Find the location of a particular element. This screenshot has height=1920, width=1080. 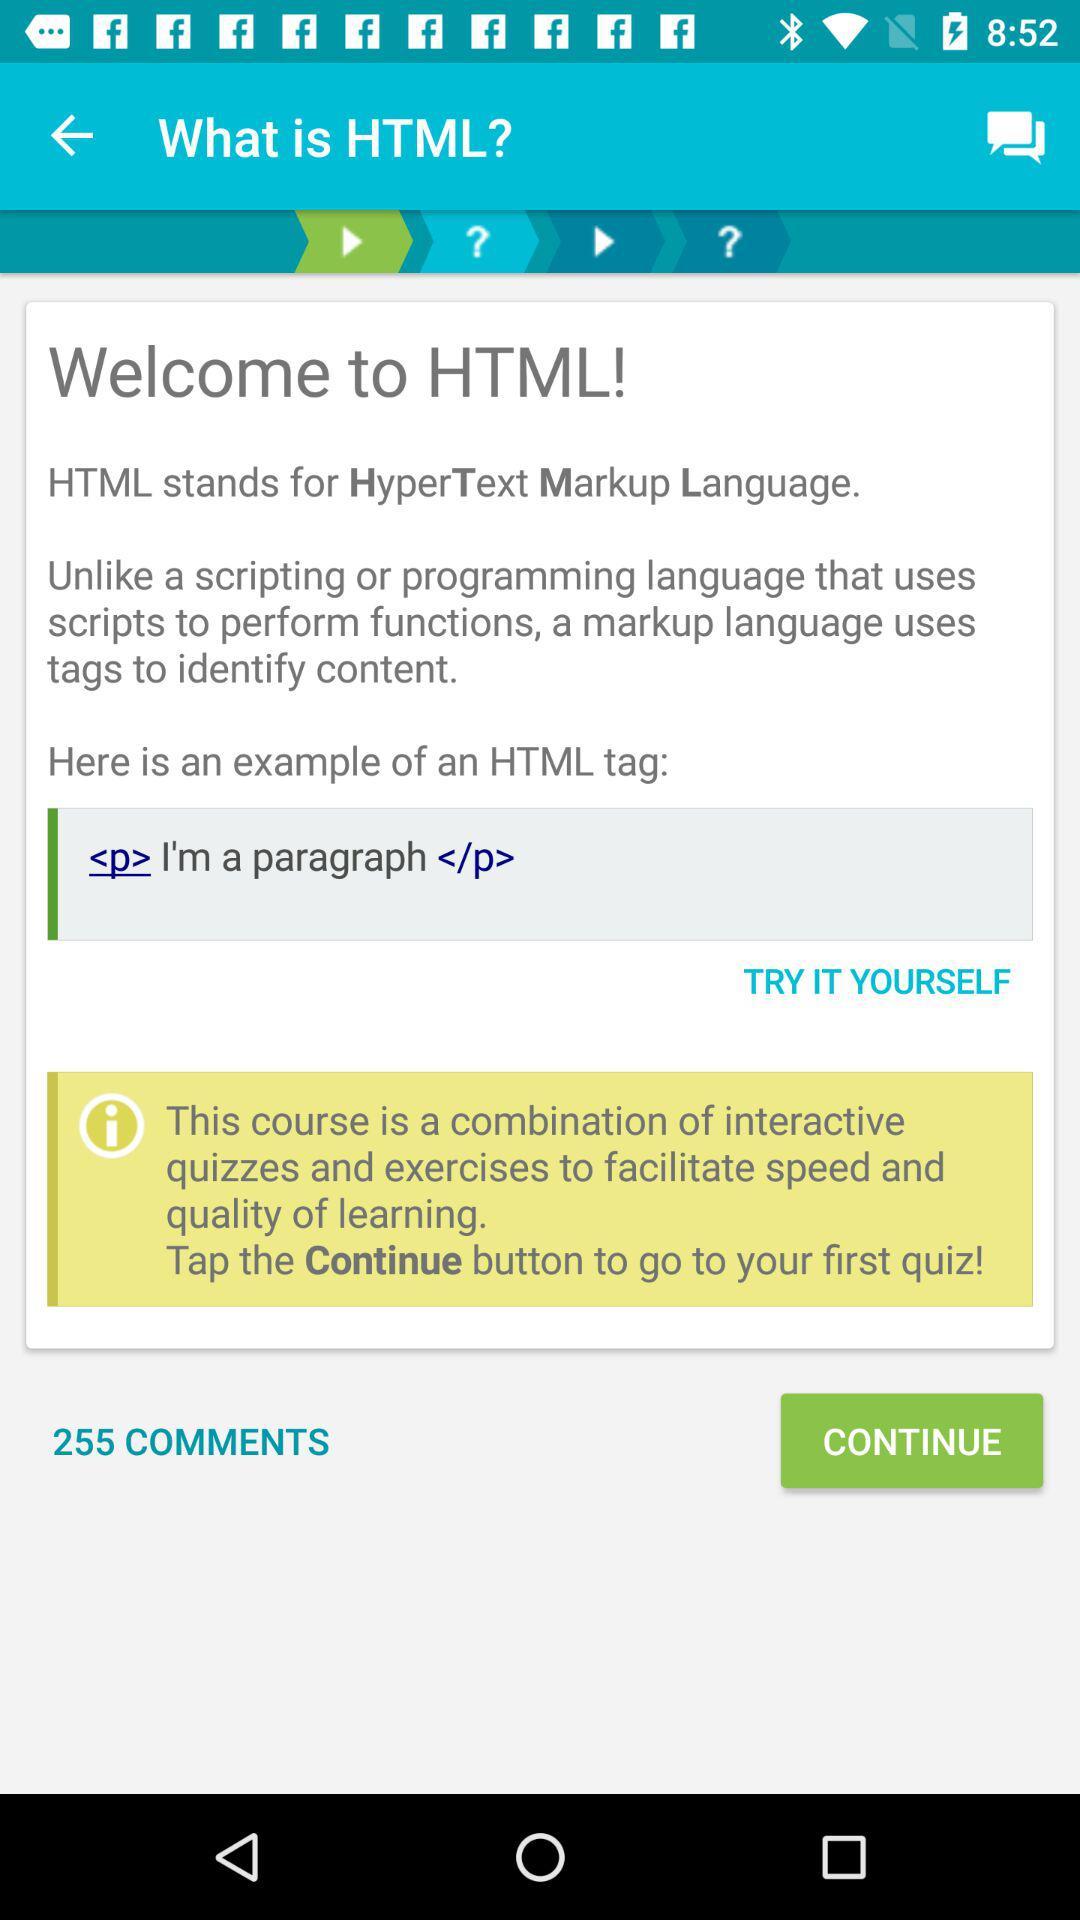

next is located at coordinates (601, 240).